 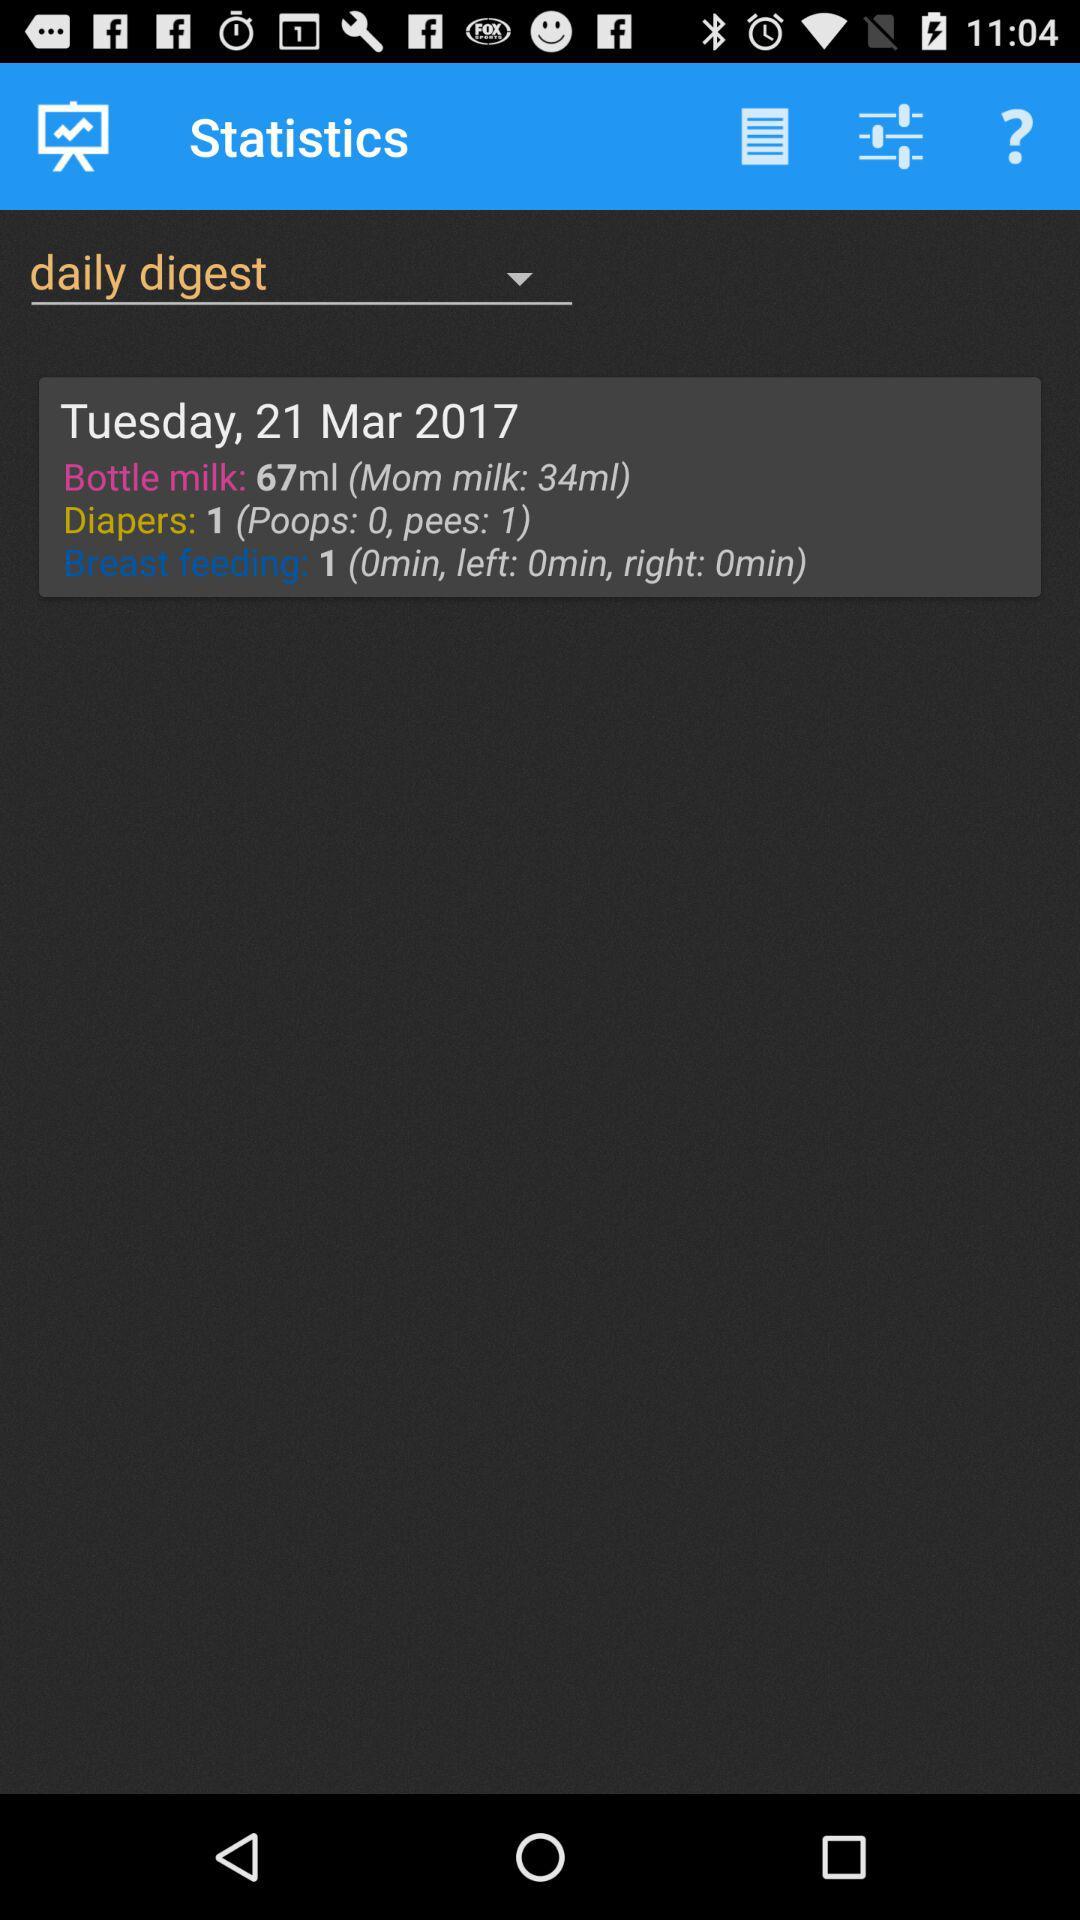 What do you see at coordinates (289, 418) in the screenshot?
I see `the app below the daily digest item` at bounding box center [289, 418].